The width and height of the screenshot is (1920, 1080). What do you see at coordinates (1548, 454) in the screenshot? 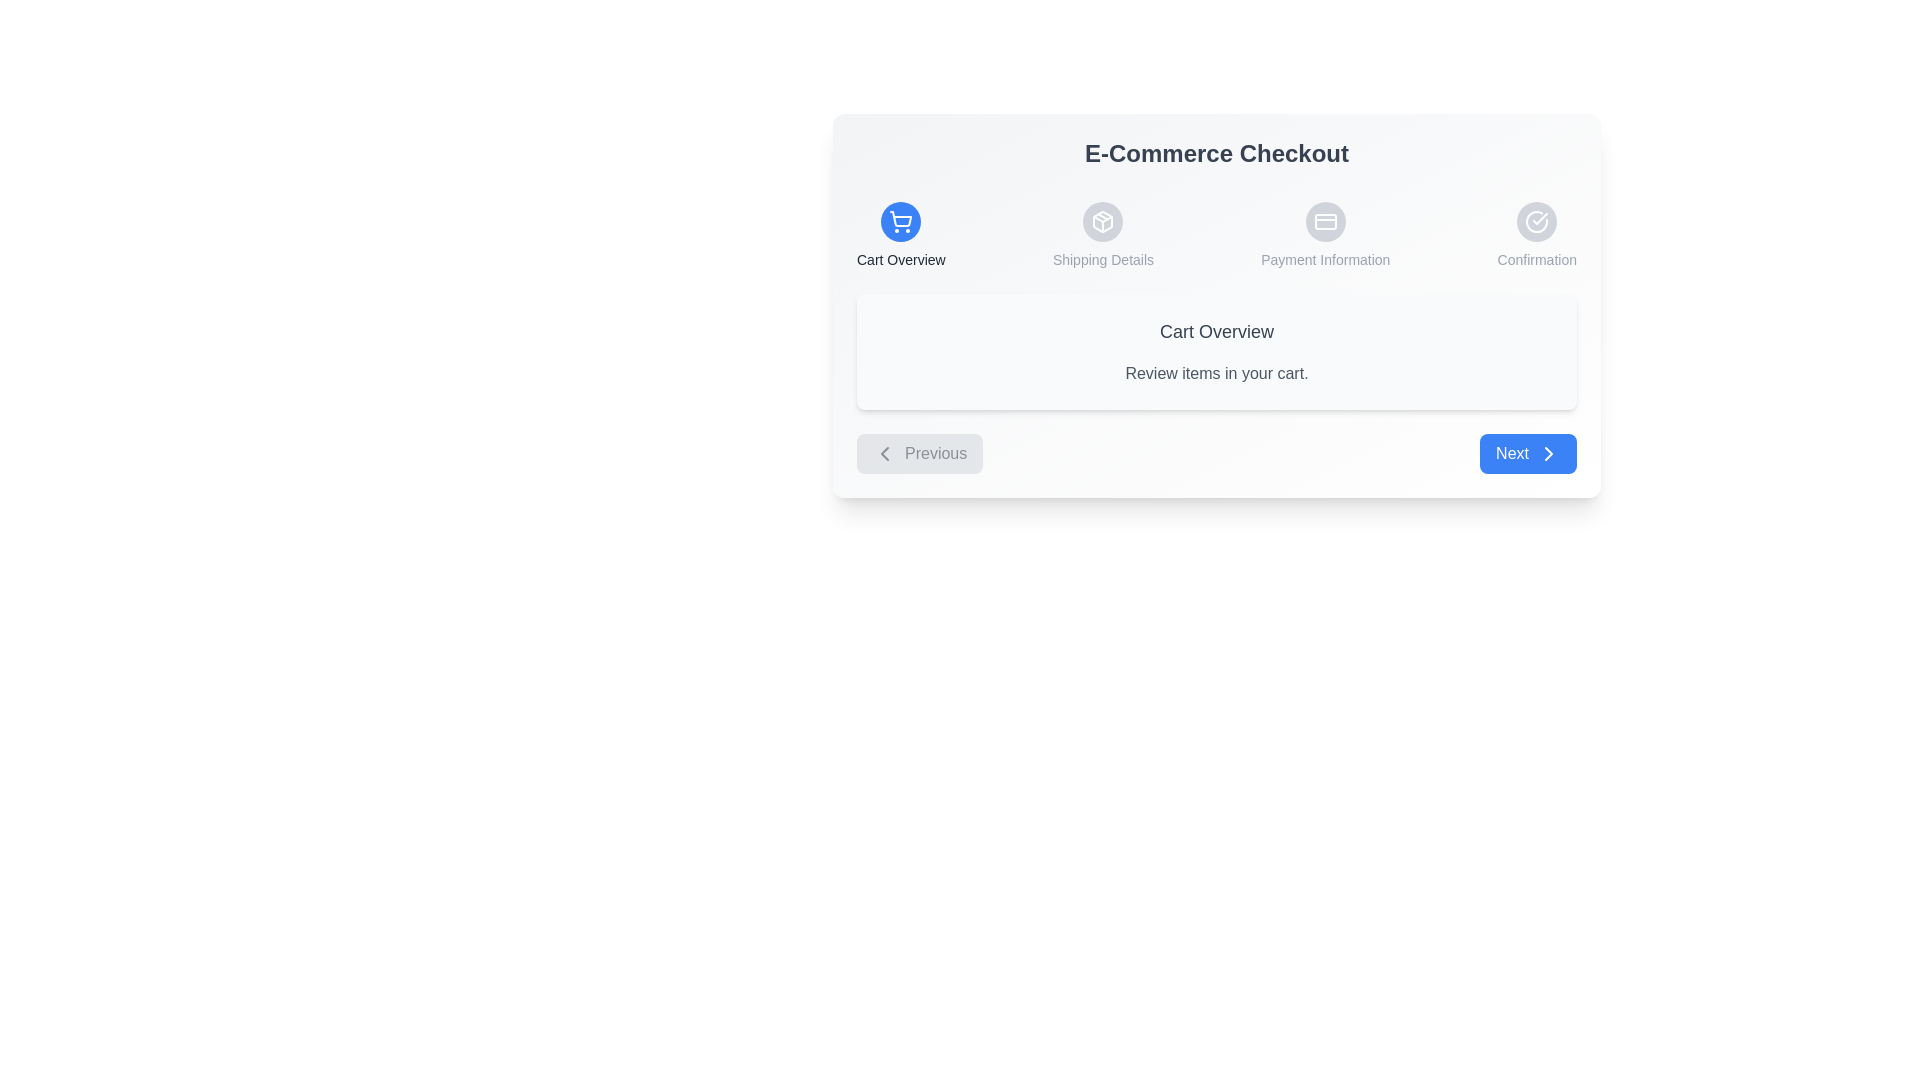
I see `the right-facing chevron icon on the blue 'Next' button` at bounding box center [1548, 454].